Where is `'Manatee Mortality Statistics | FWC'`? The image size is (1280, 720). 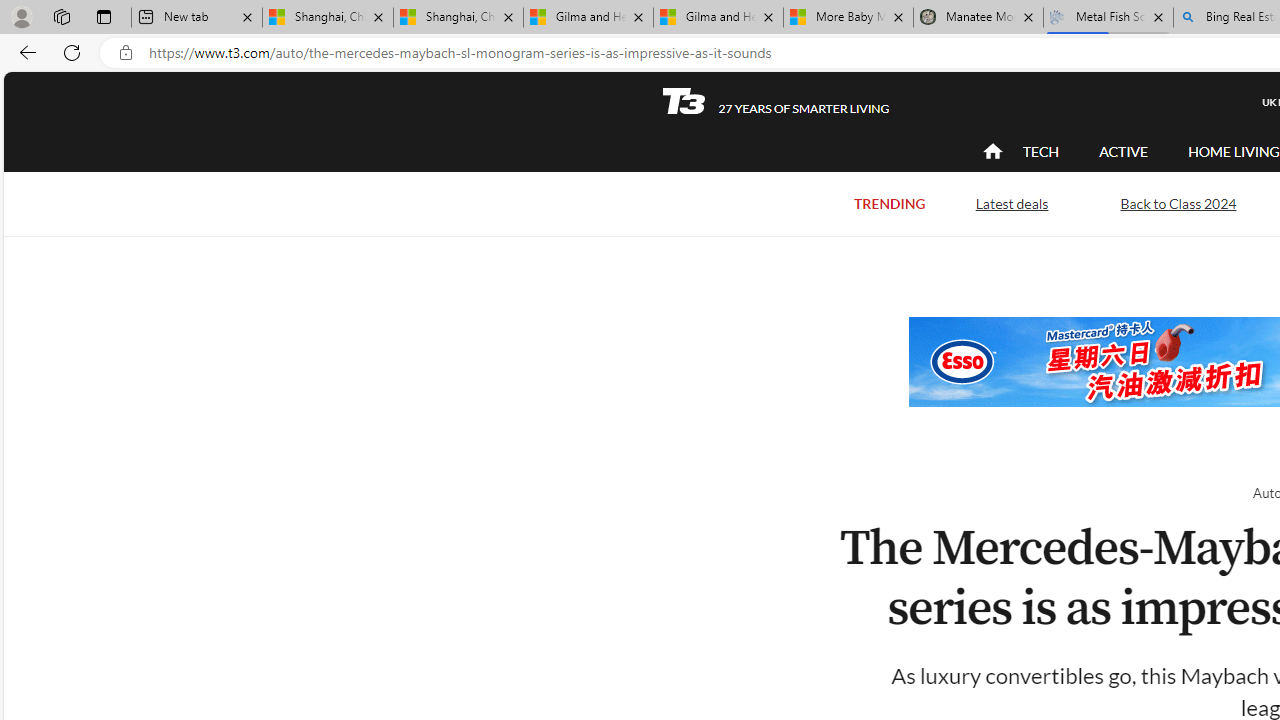
'Manatee Mortality Statistics | FWC' is located at coordinates (978, 17).